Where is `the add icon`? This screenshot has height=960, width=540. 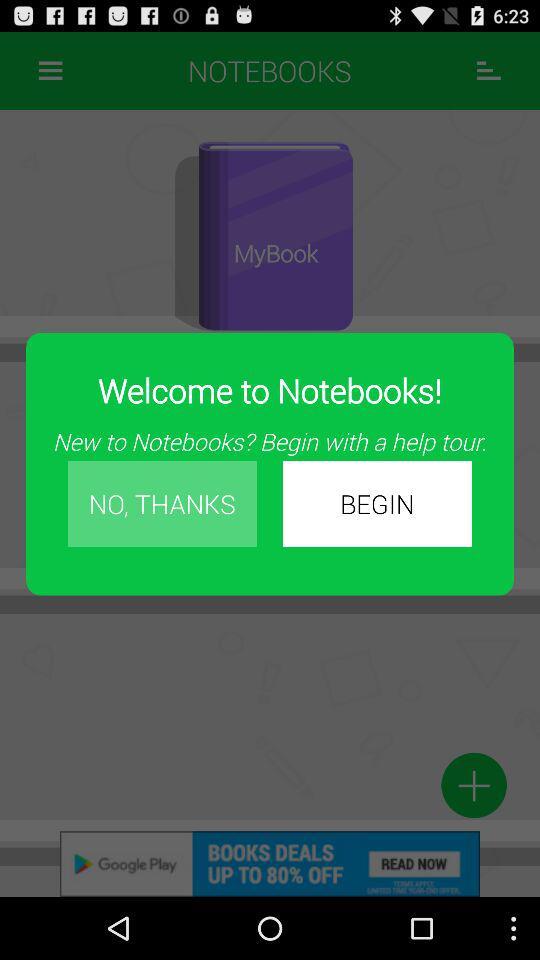
the add icon is located at coordinates (473, 840).